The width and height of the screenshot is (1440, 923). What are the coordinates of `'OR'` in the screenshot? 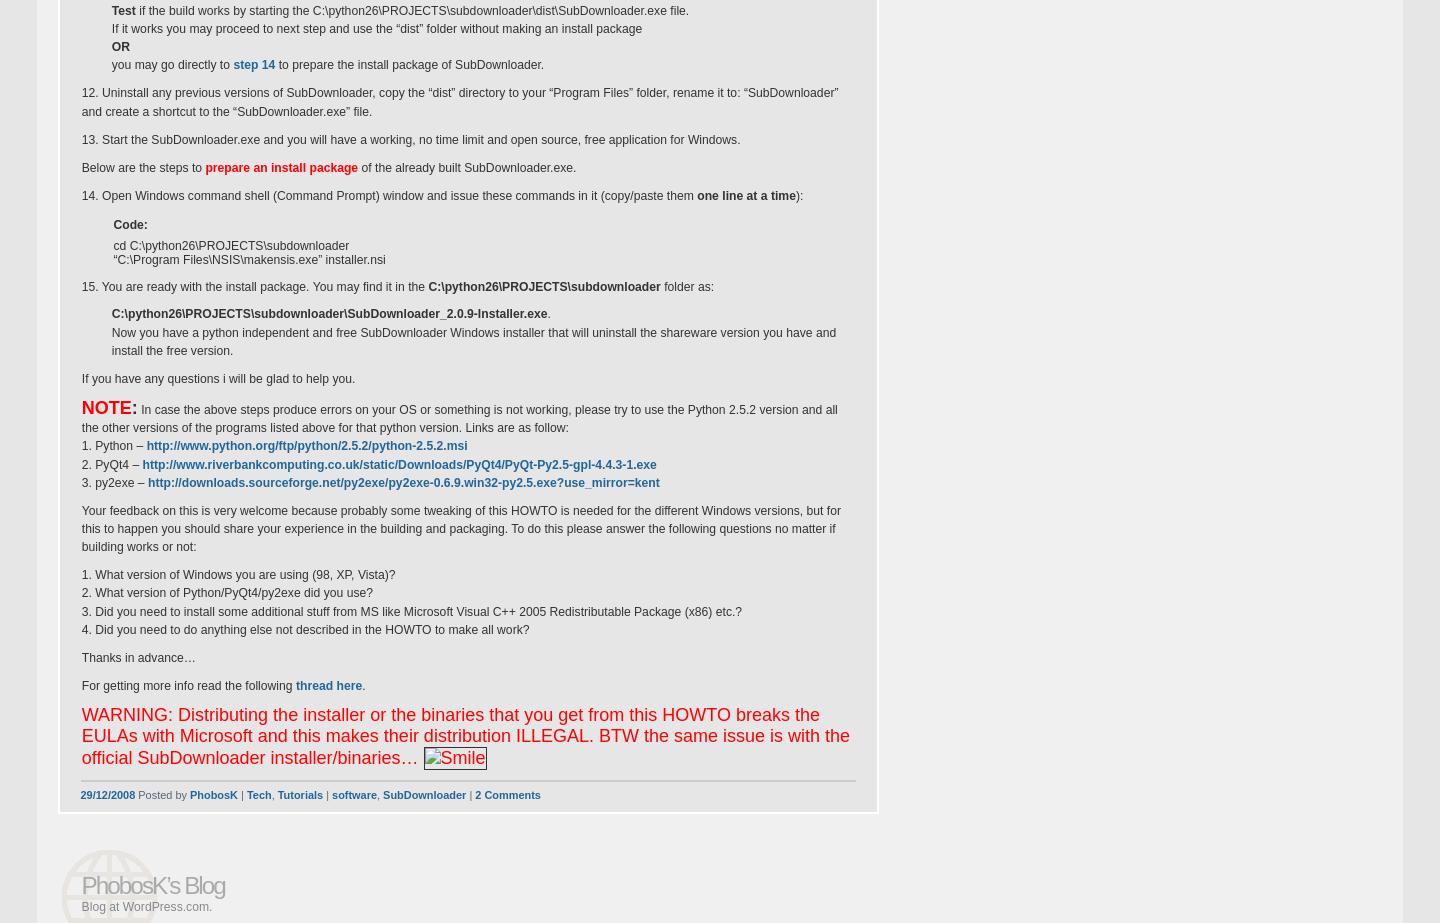 It's located at (119, 46).